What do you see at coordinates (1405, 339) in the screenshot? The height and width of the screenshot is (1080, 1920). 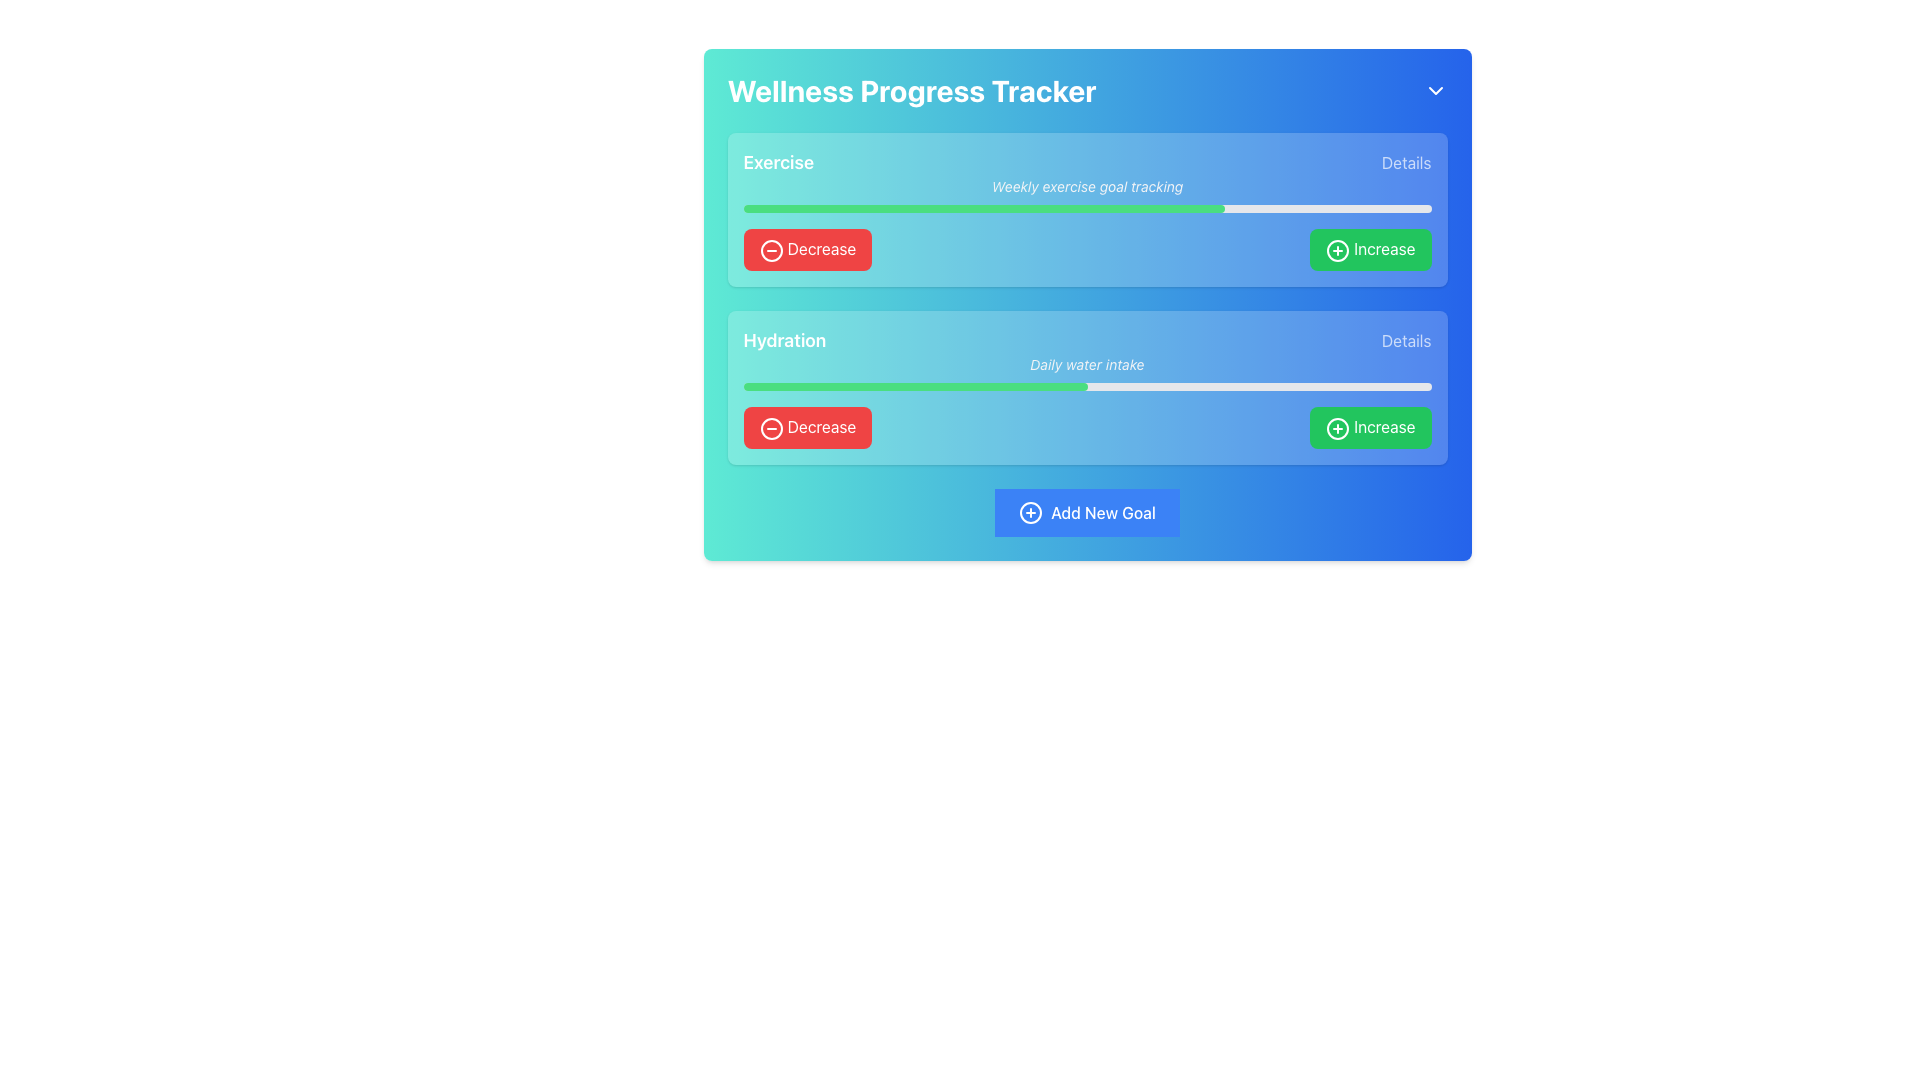 I see `the 'Details' text button, which is displayed in white on a blue background, located on the right edge of the 'Hydration' panel in the 'Wellness Progress Tracker' interface` at bounding box center [1405, 339].